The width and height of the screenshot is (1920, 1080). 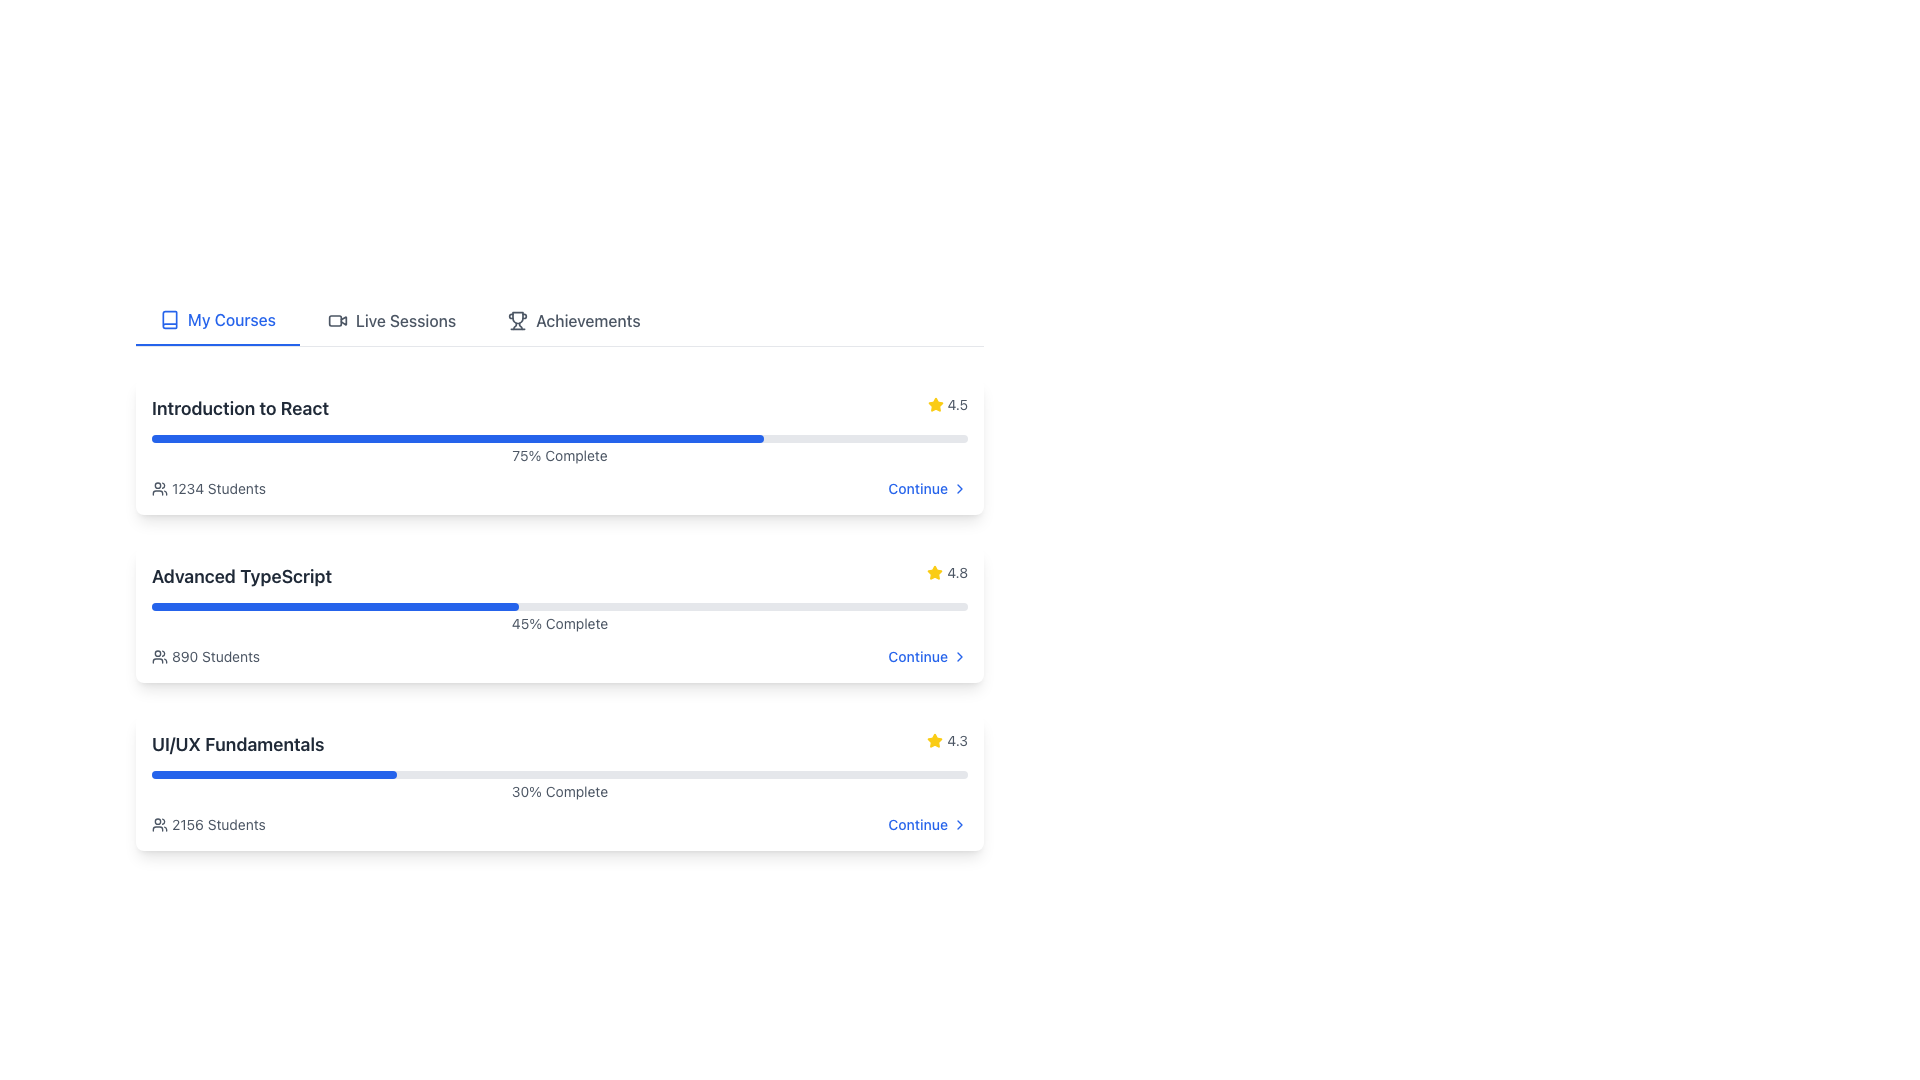 I want to click on the progress bar indicating 45% completion within the 'Advanced TypeScript' section, so click(x=560, y=605).